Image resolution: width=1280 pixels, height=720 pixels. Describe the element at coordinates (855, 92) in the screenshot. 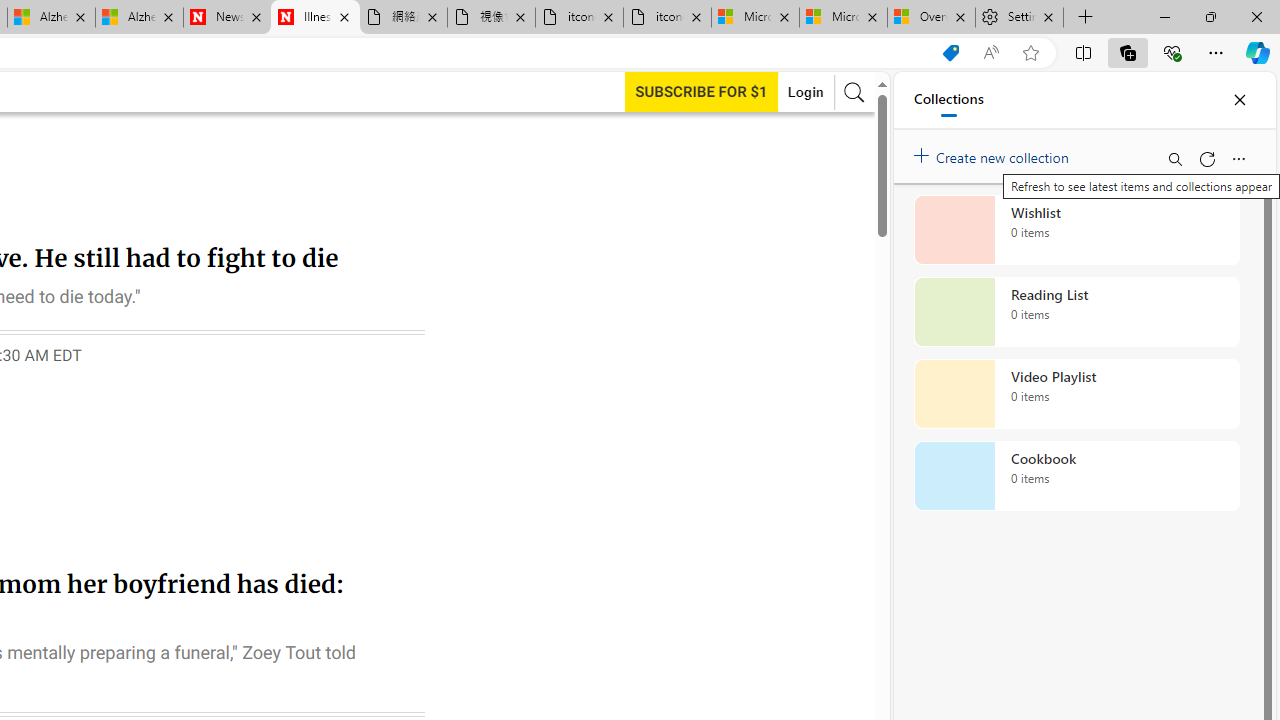

I see `'AutomationID: search-btn'` at that location.